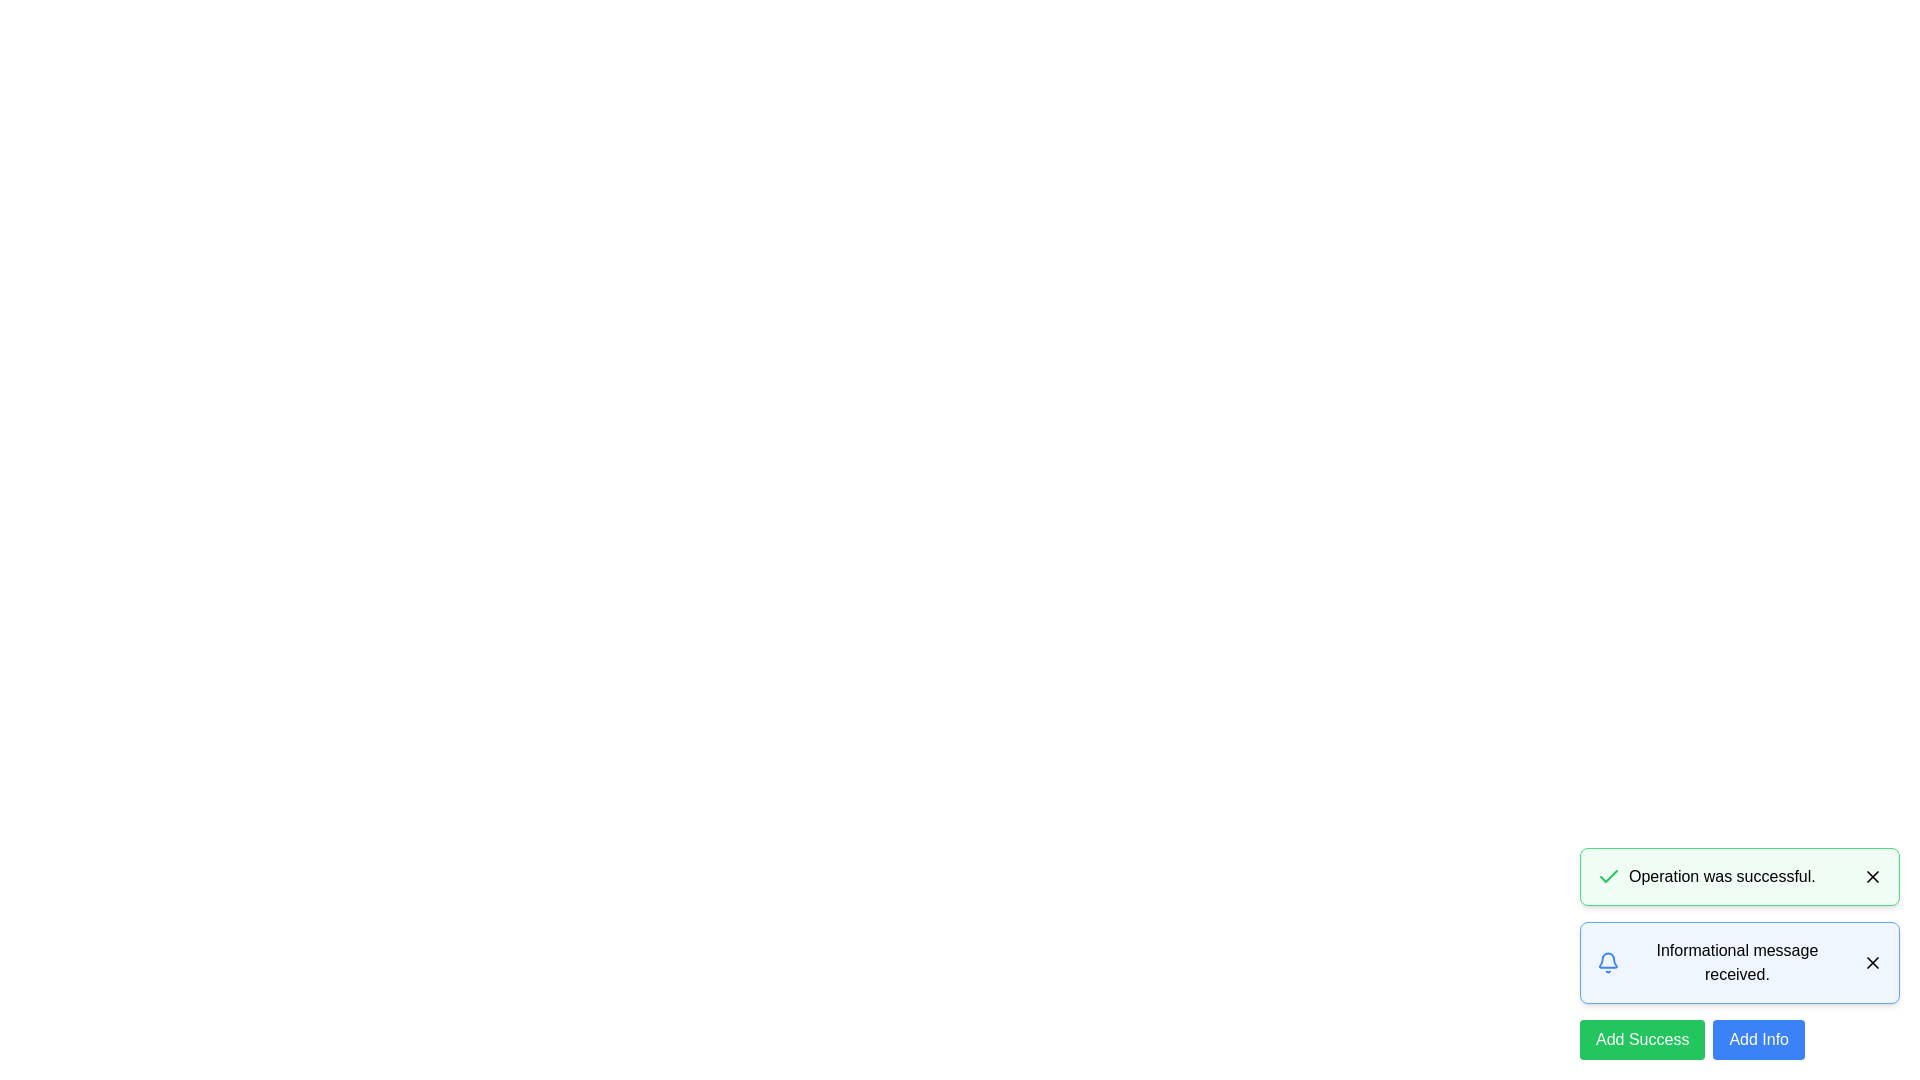 Image resolution: width=1920 pixels, height=1080 pixels. What do you see at coordinates (1608, 875) in the screenshot?
I see `the status indicated by the success Icon located to the left of the text 'Operation was successful.'` at bounding box center [1608, 875].